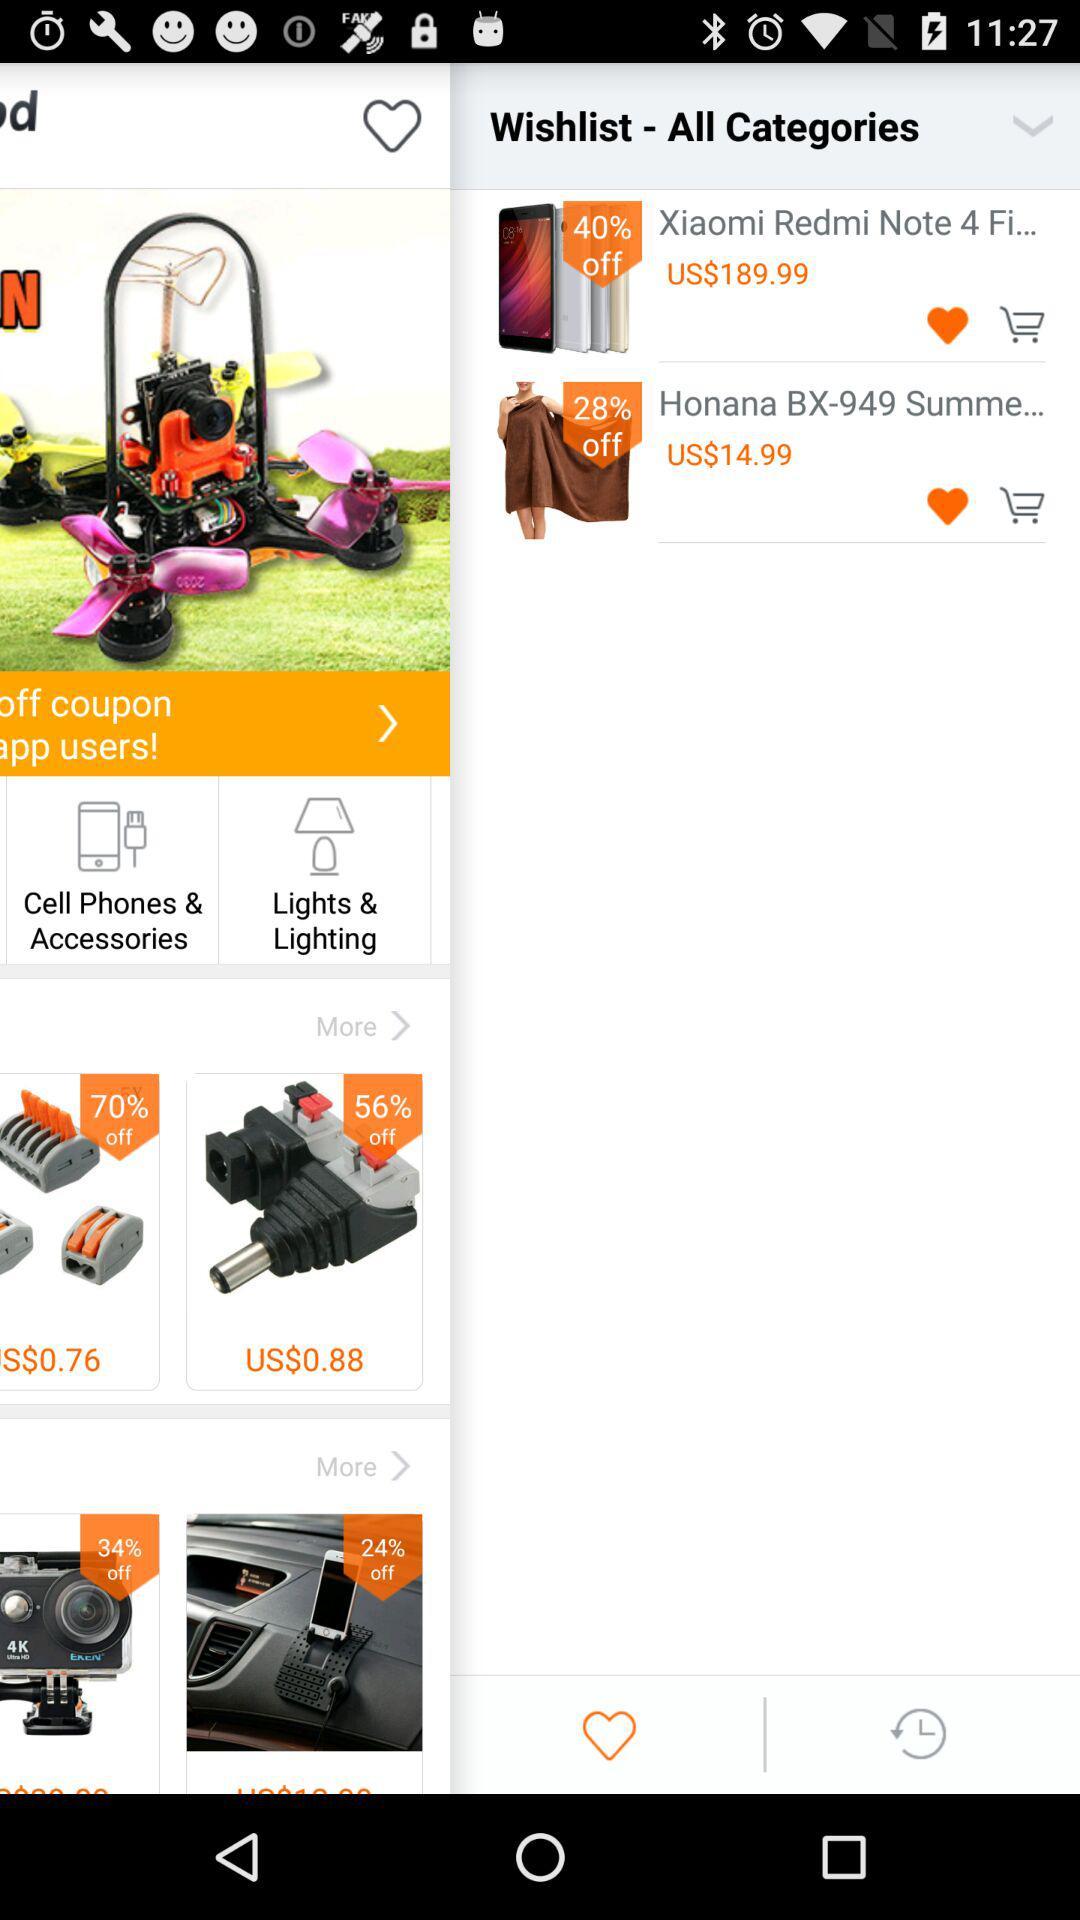 This screenshot has height=1920, width=1080. I want to click on the icon next to wishlist - all categories icon, so click(1033, 124).